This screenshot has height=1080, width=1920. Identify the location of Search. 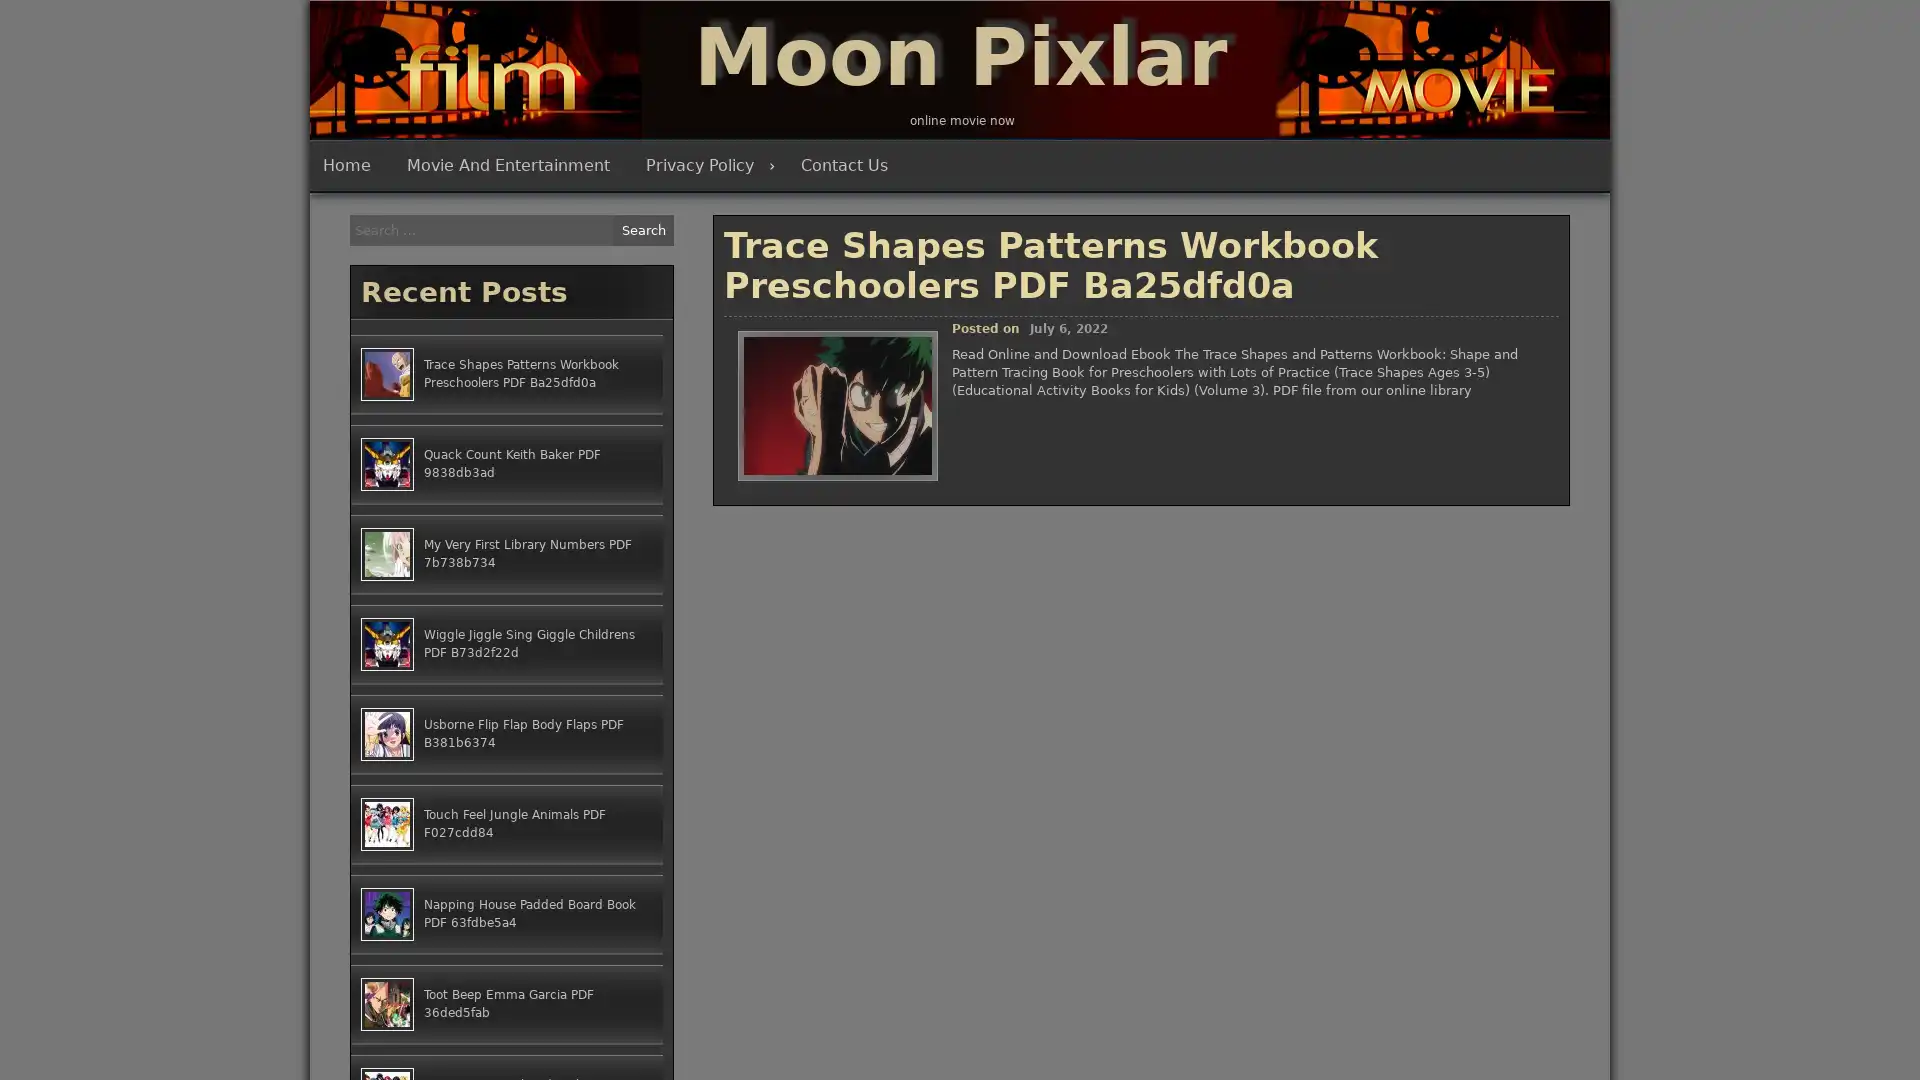
(643, 229).